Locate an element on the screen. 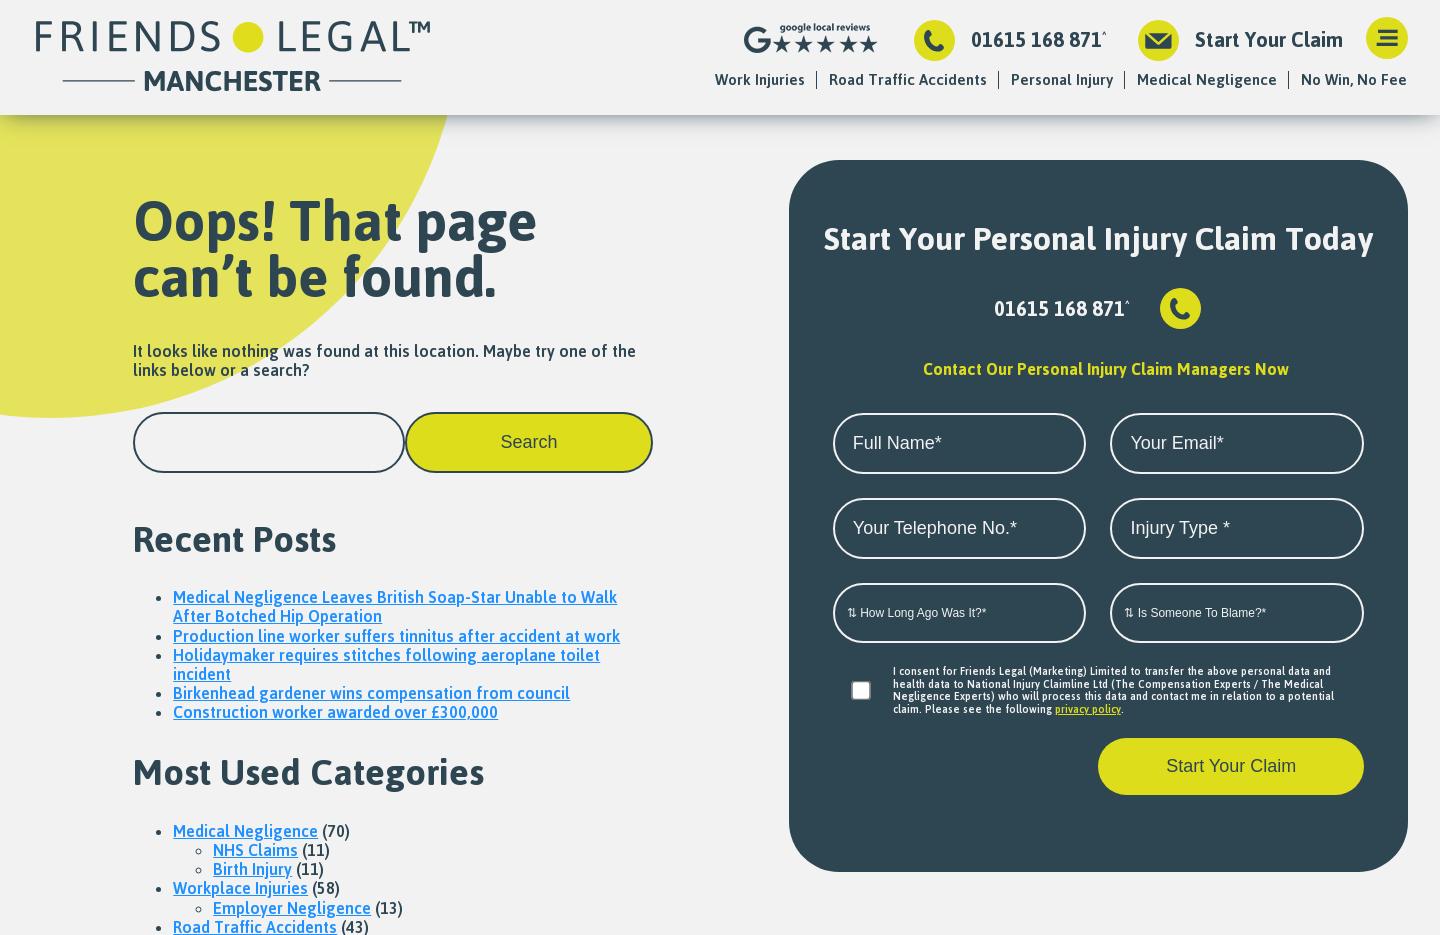  'Arm Injury' is located at coordinates (1044, 408).